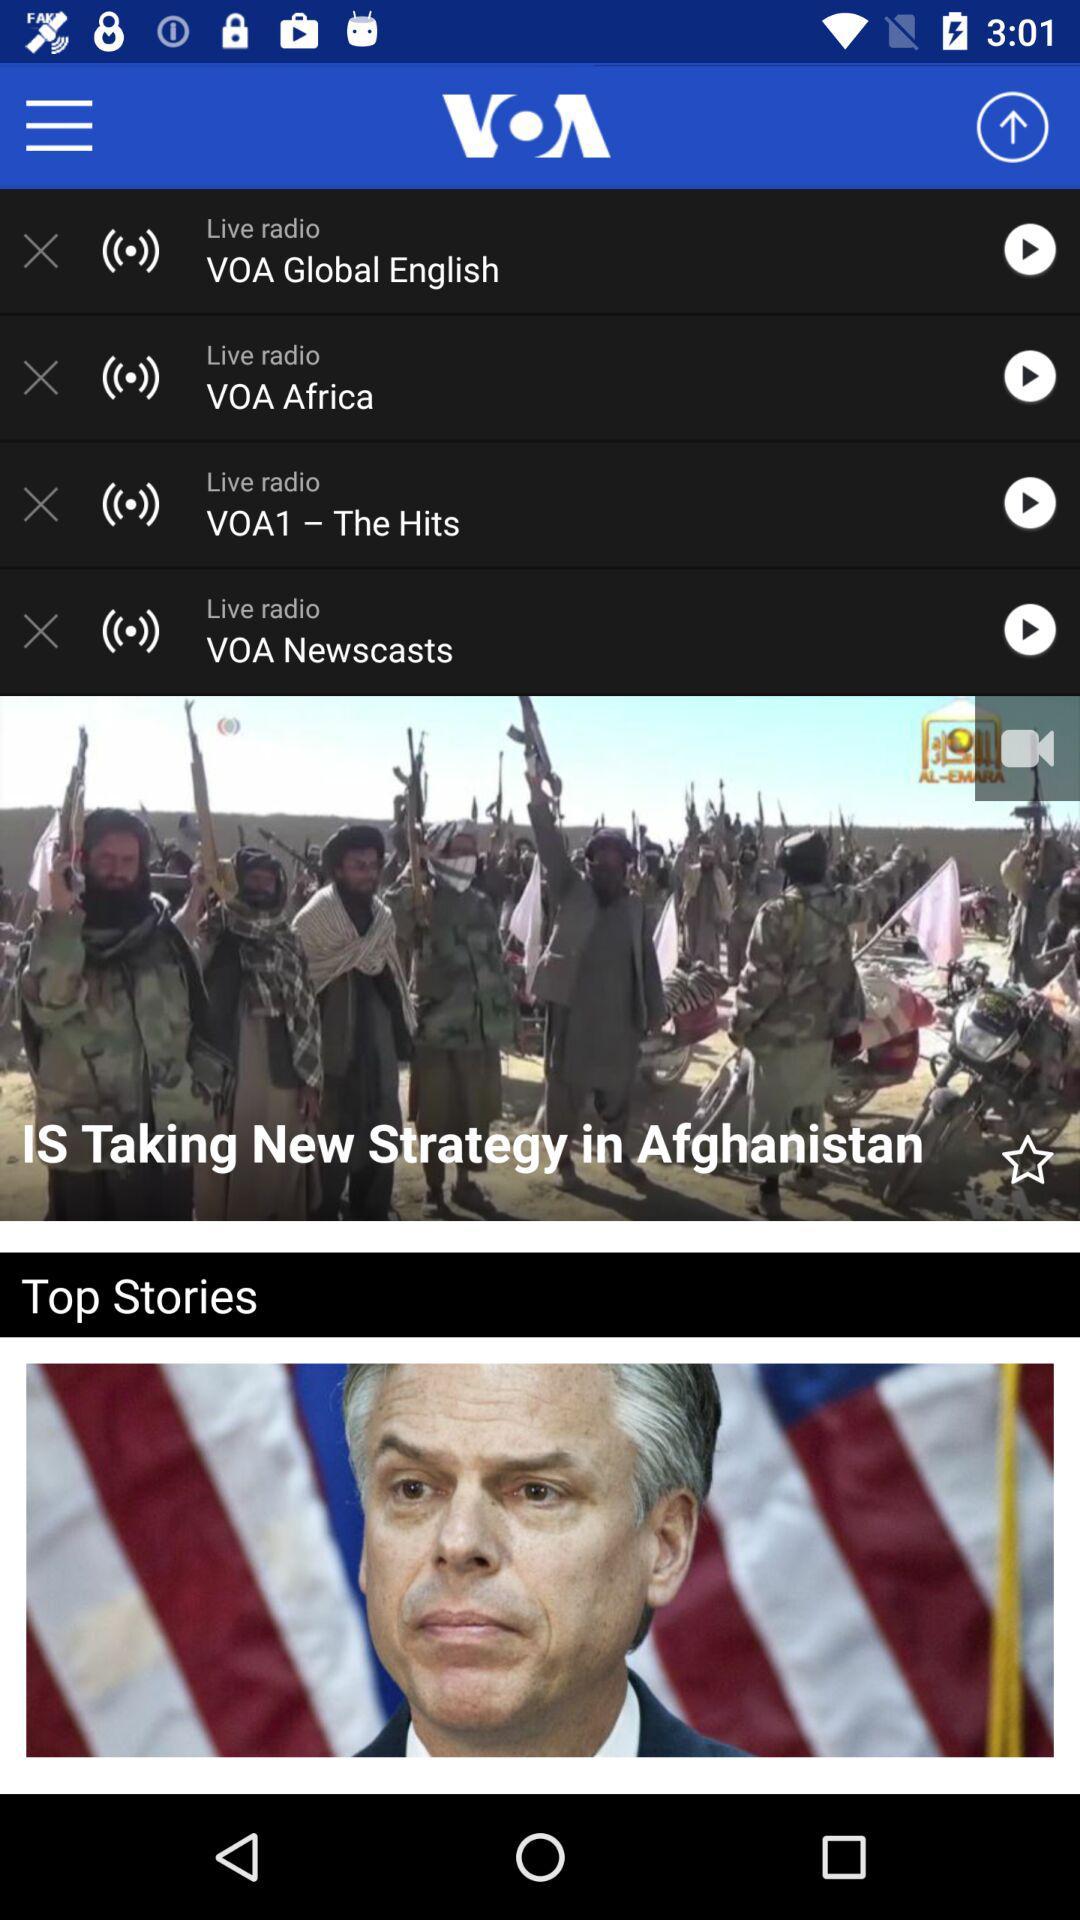  Describe the element at coordinates (1039, 377) in the screenshot. I see `this radio` at that location.